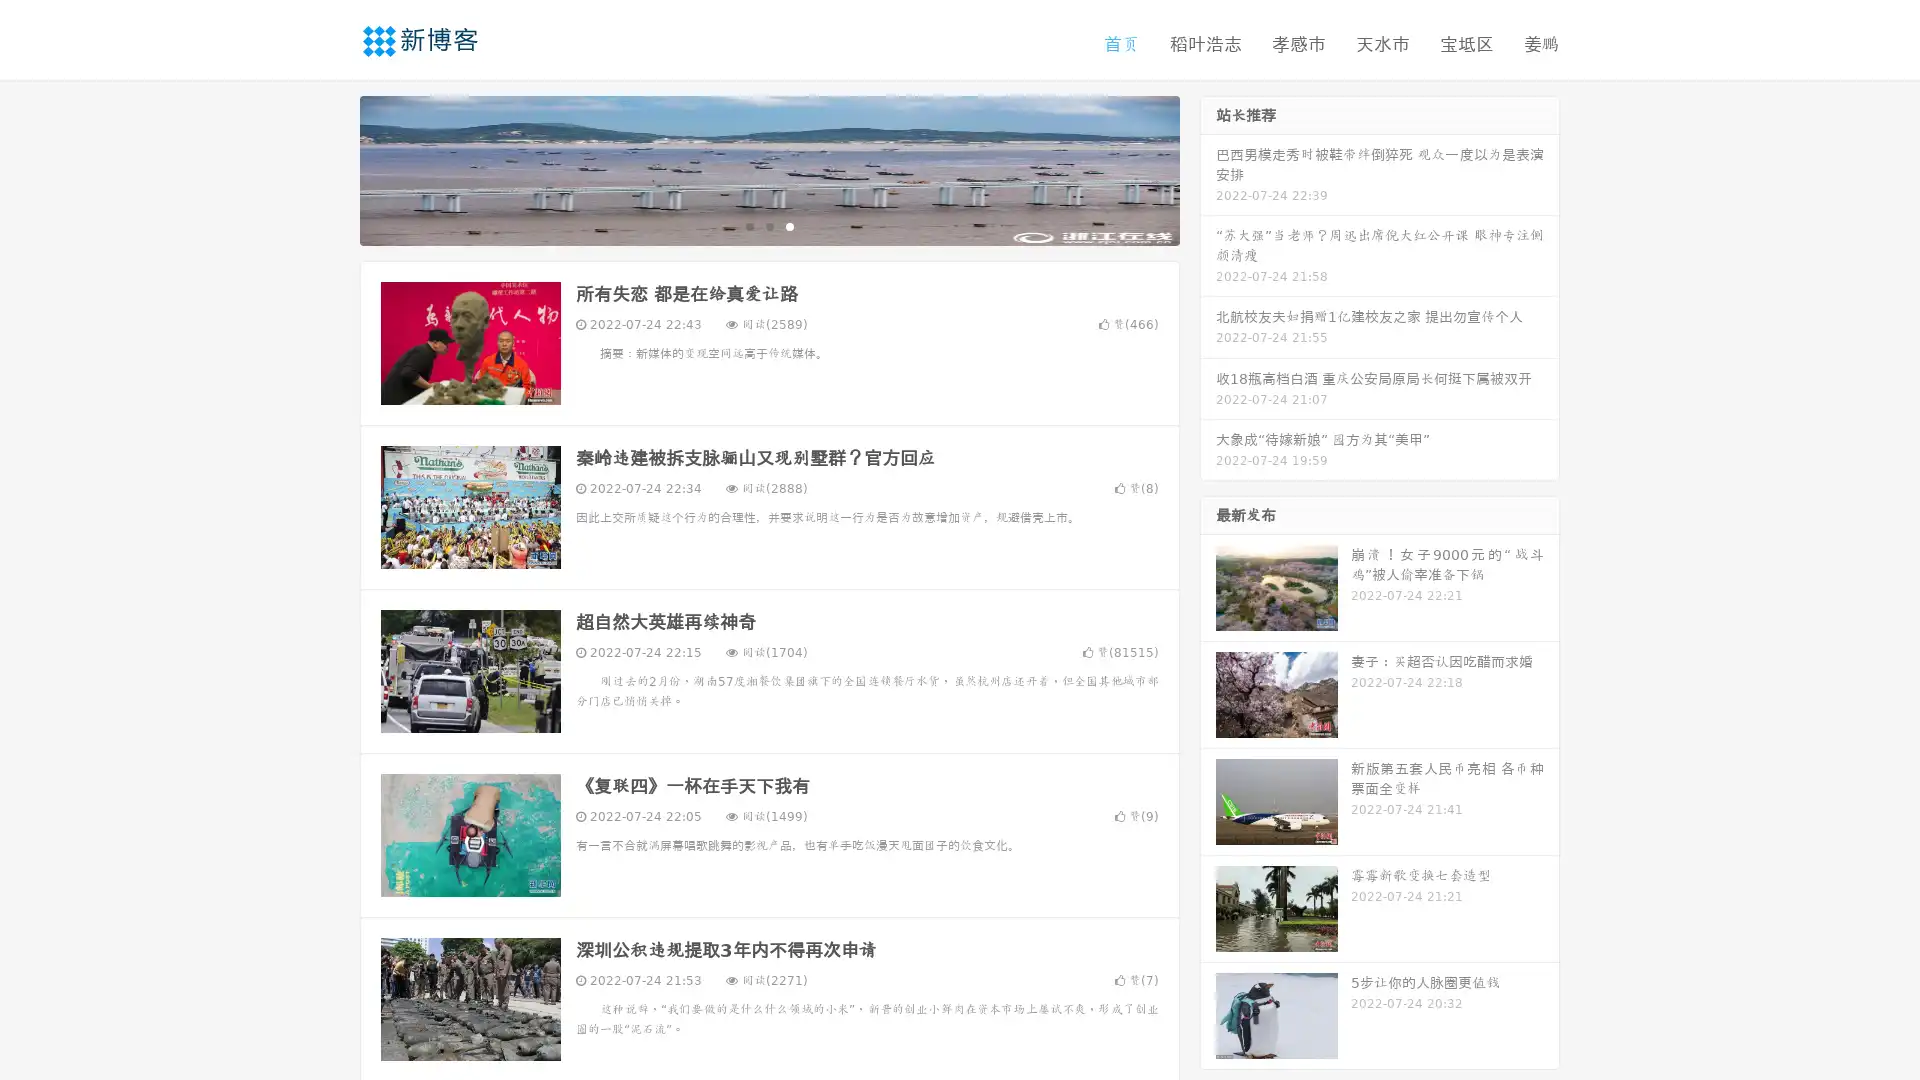 Image resolution: width=1920 pixels, height=1080 pixels. What do you see at coordinates (748, 225) in the screenshot?
I see `Go to slide 1` at bounding box center [748, 225].